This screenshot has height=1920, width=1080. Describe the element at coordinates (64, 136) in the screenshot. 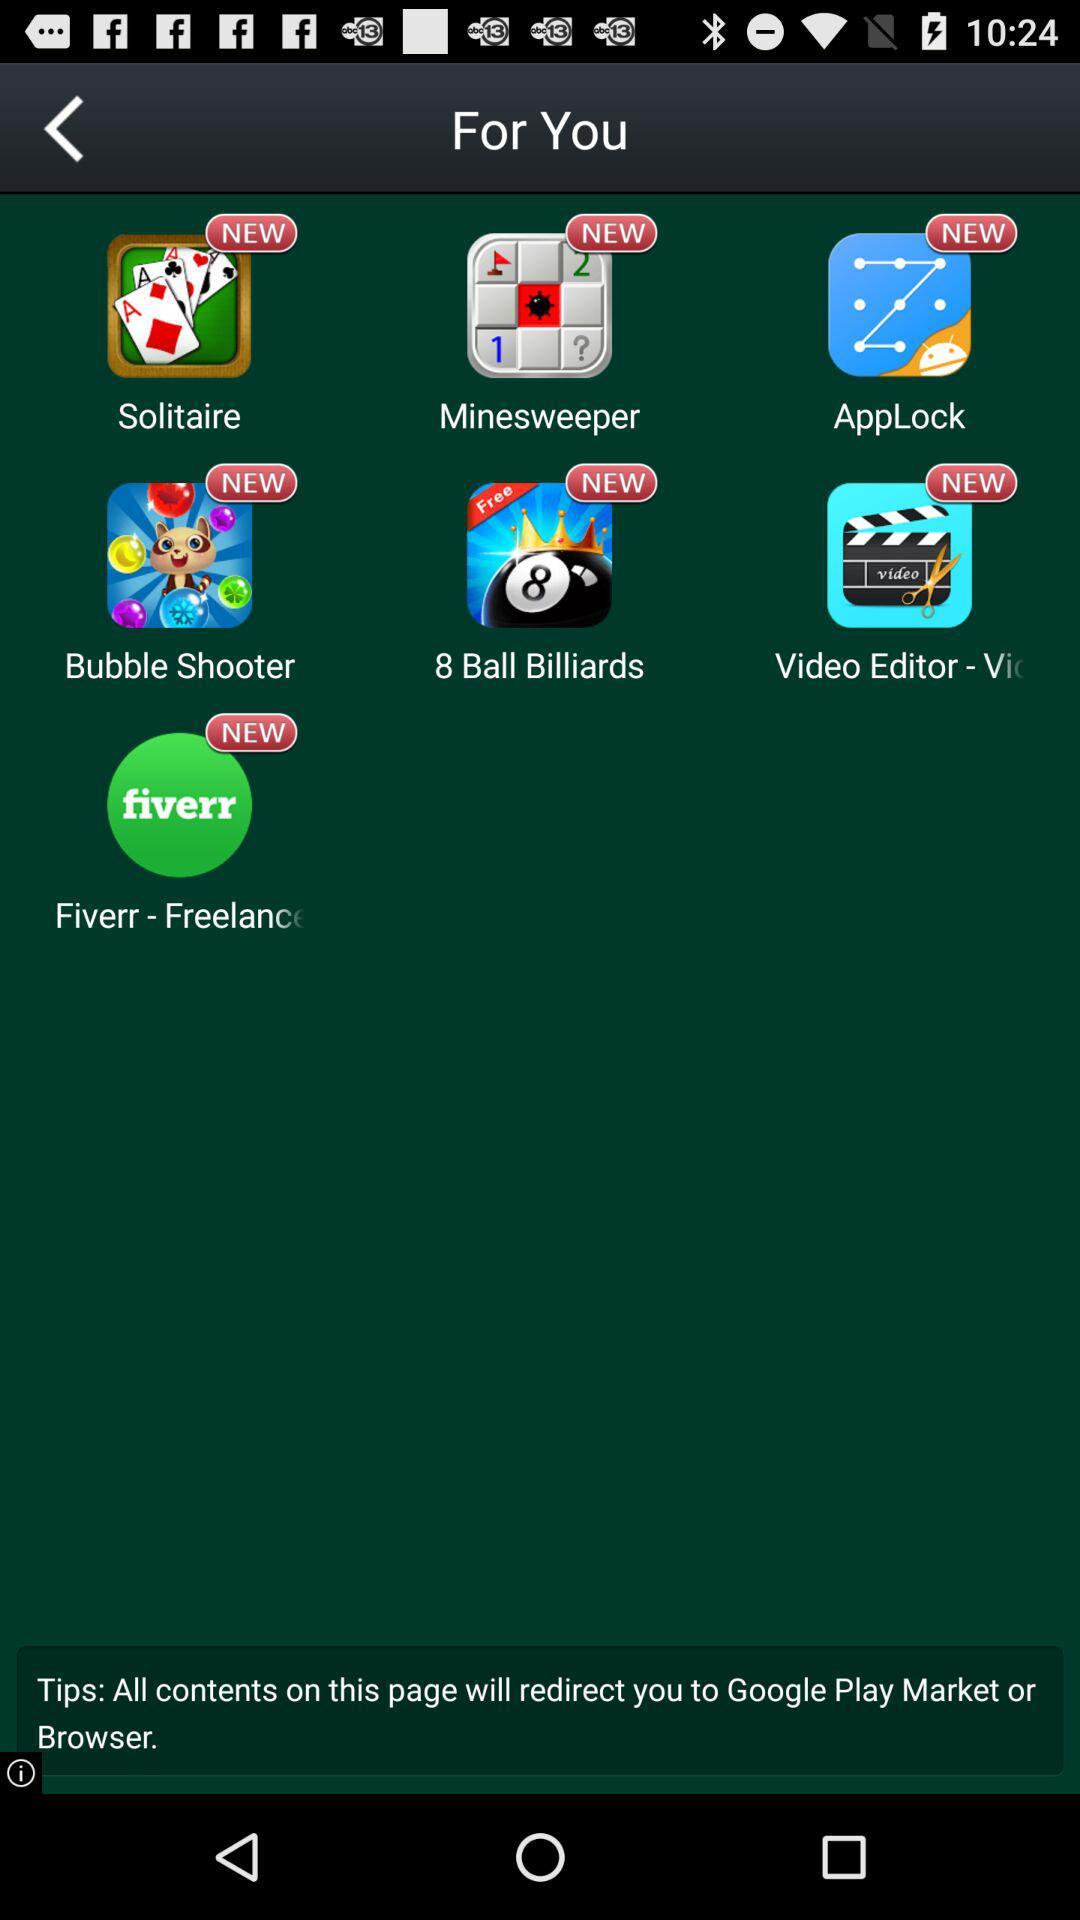

I see `the arrow_backward icon` at that location.